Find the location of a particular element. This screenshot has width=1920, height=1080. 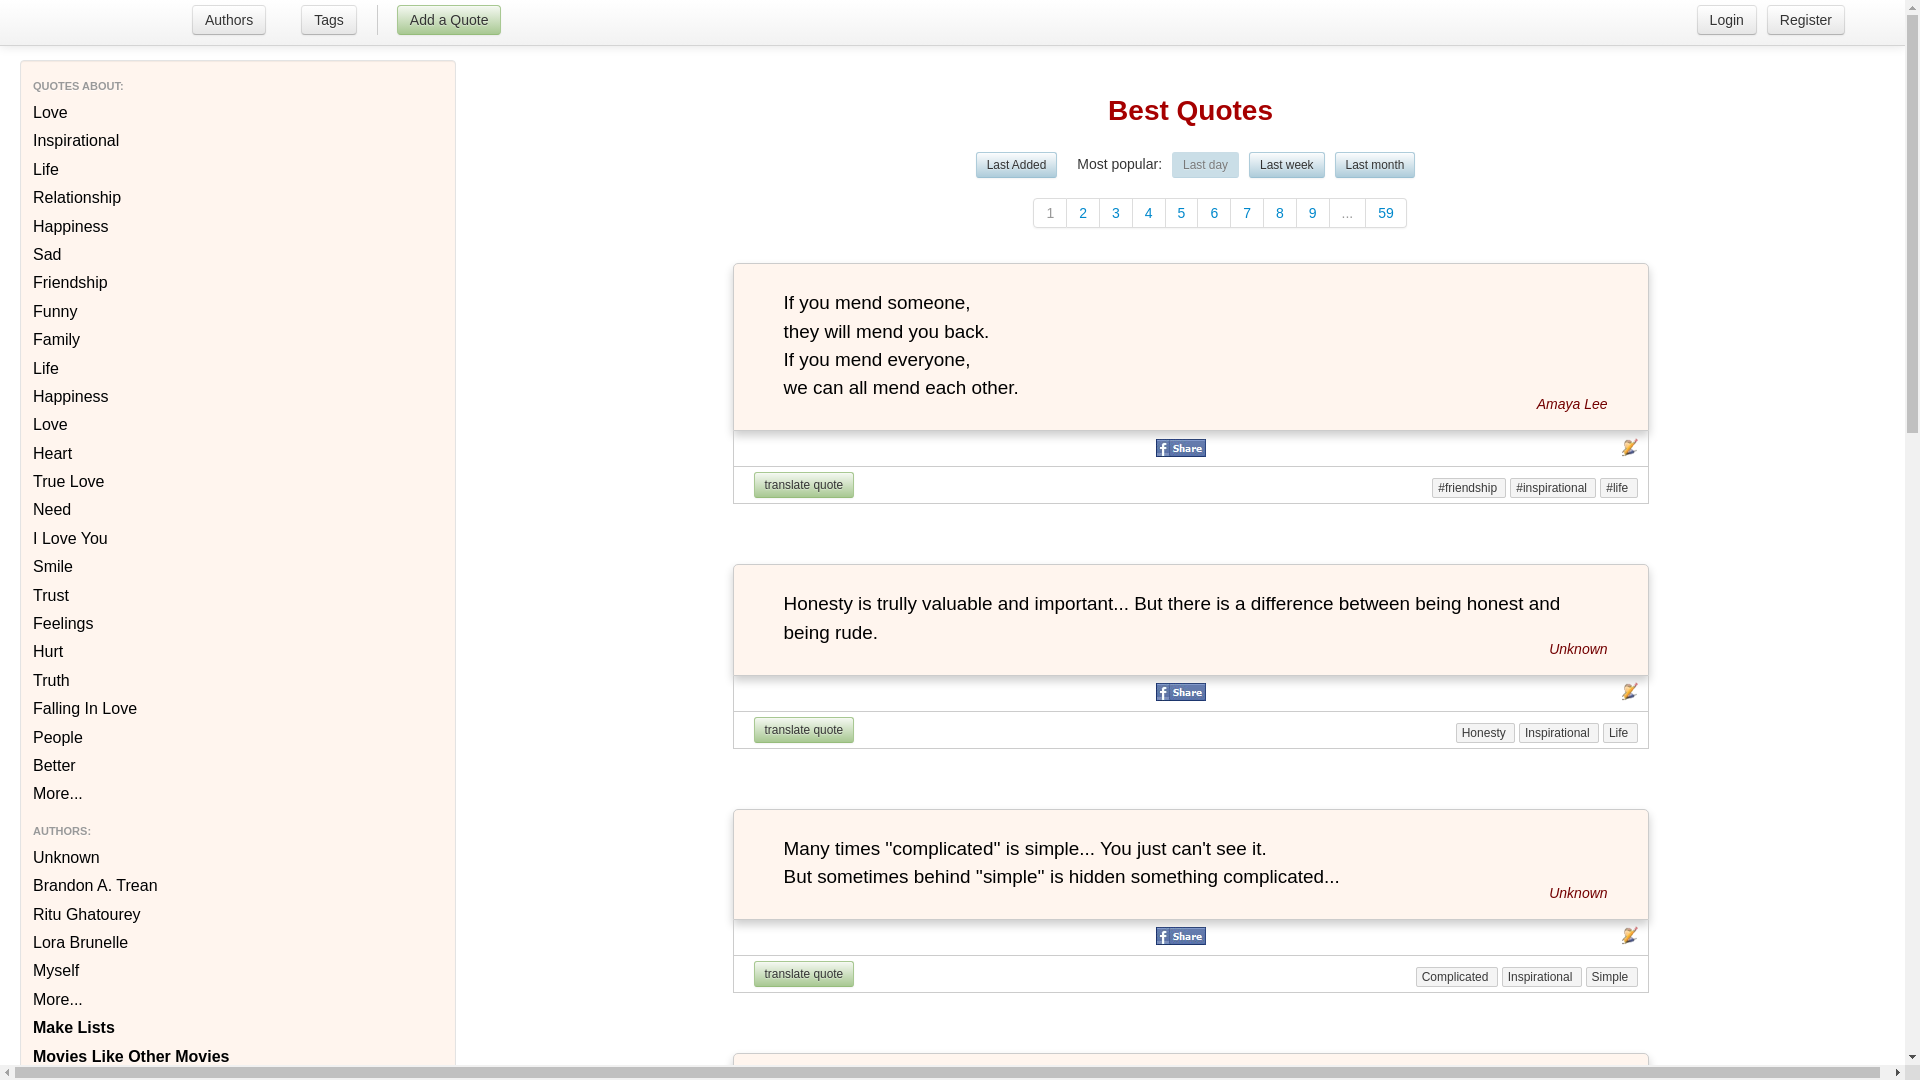

'5' is located at coordinates (1182, 212).